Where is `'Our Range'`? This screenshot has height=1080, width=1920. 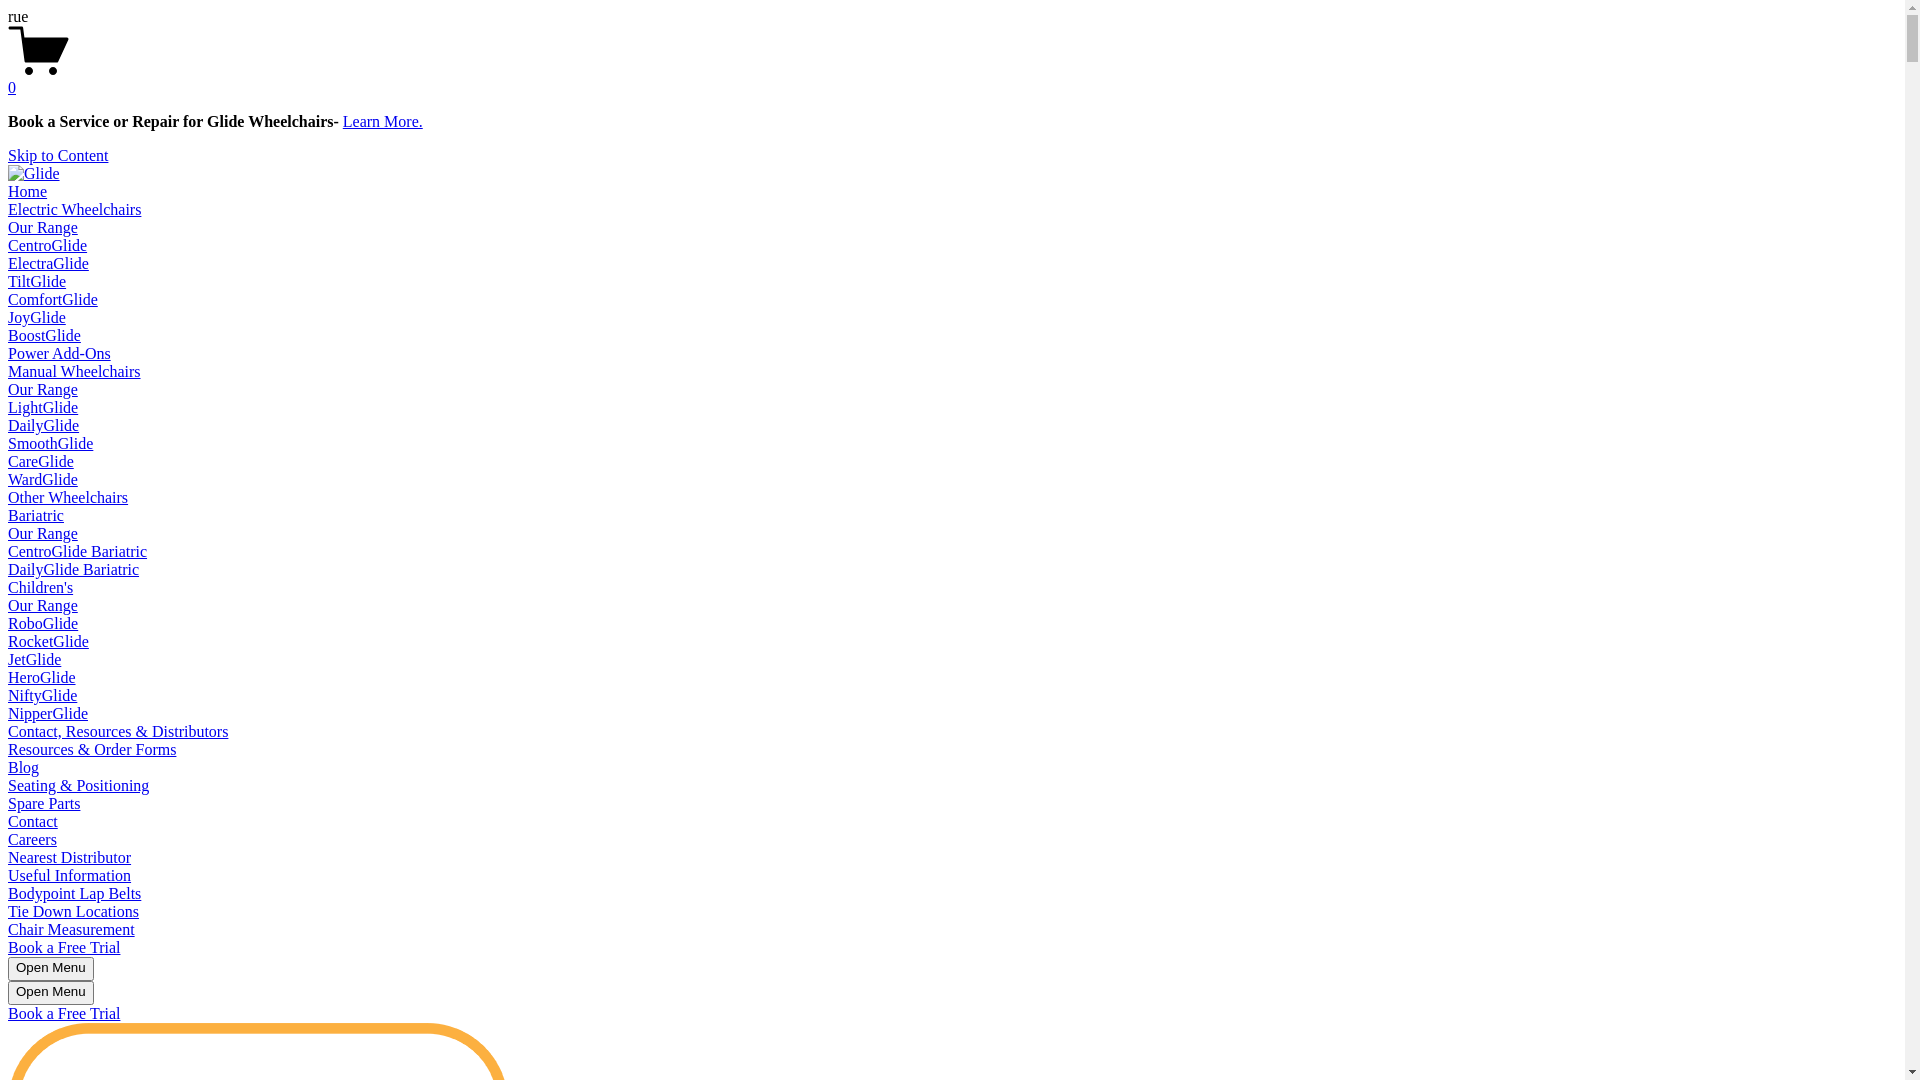 'Our Range' is located at coordinates (43, 226).